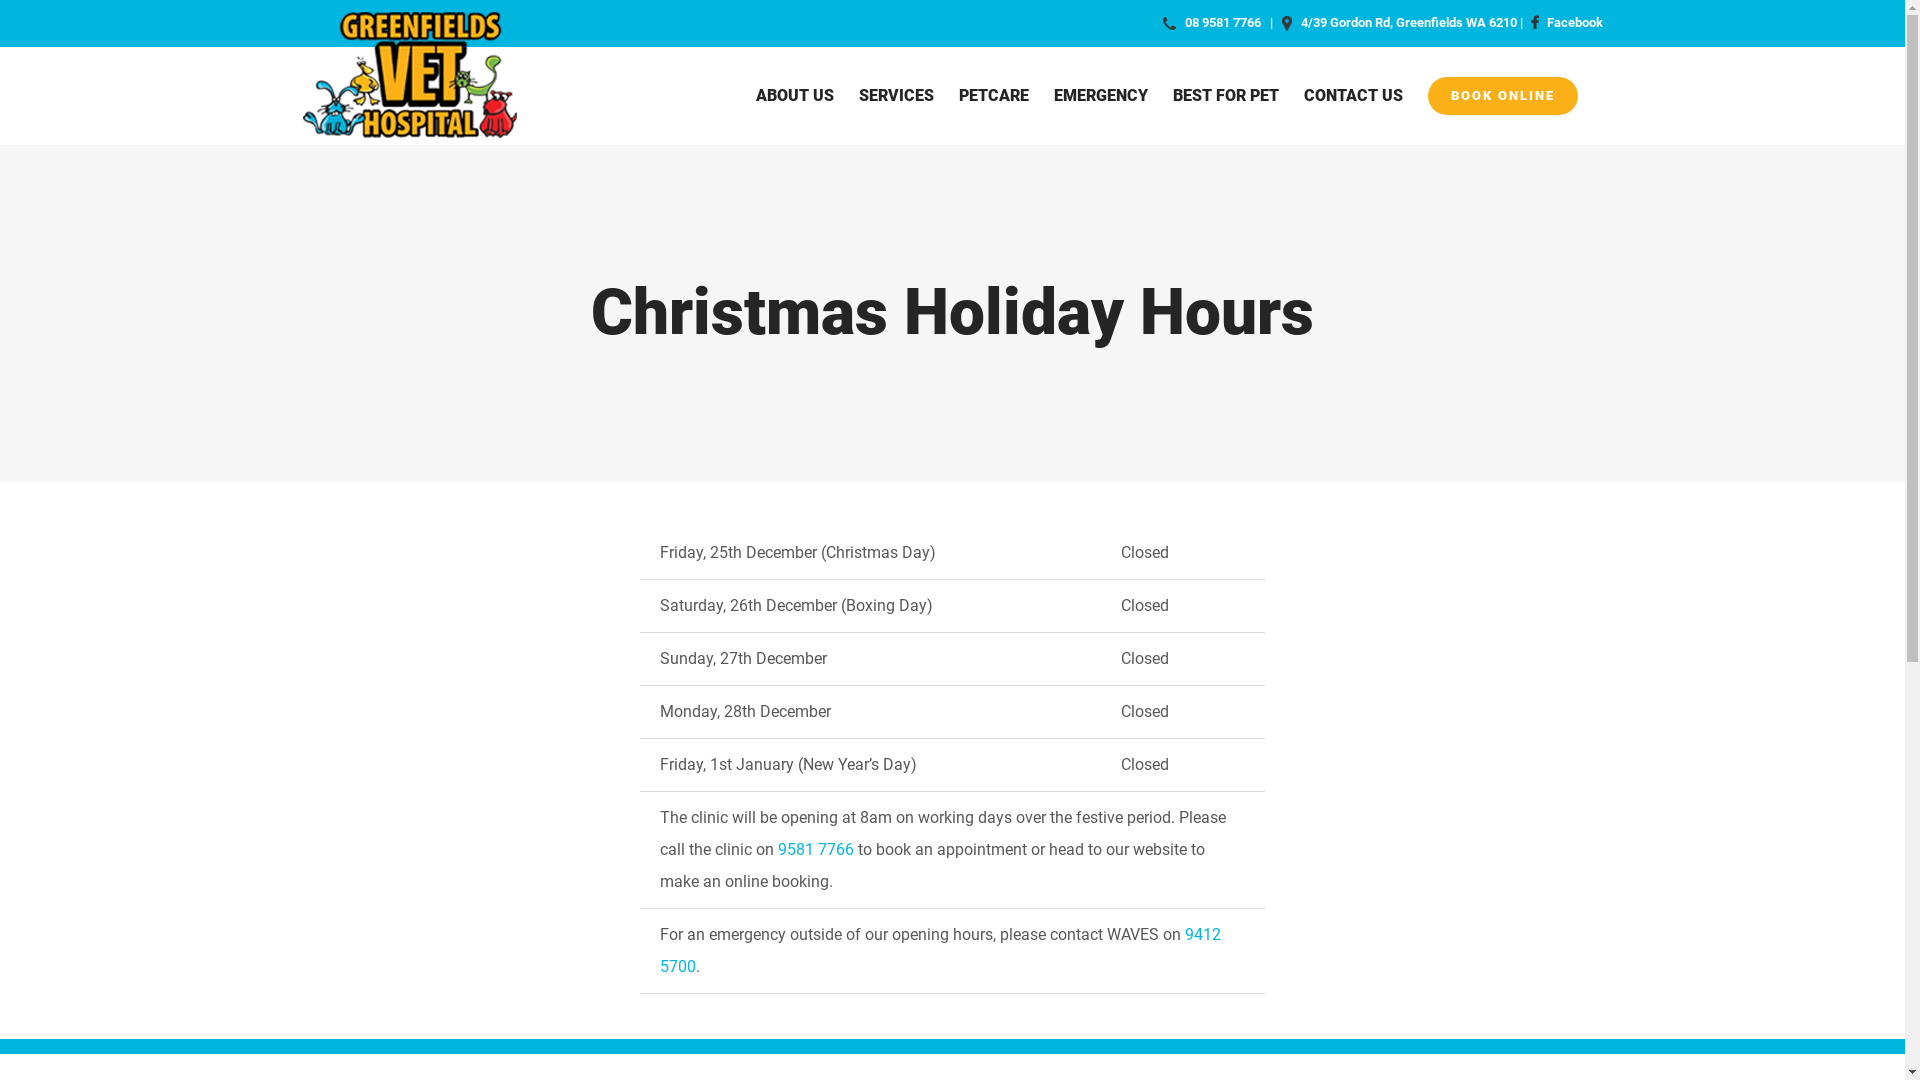 The width and height of the screenshot is (1920, 1080). Describe the element at coordinates (1223, 95) in the screenshot. I see `'BEST FOR PET'` at that location.